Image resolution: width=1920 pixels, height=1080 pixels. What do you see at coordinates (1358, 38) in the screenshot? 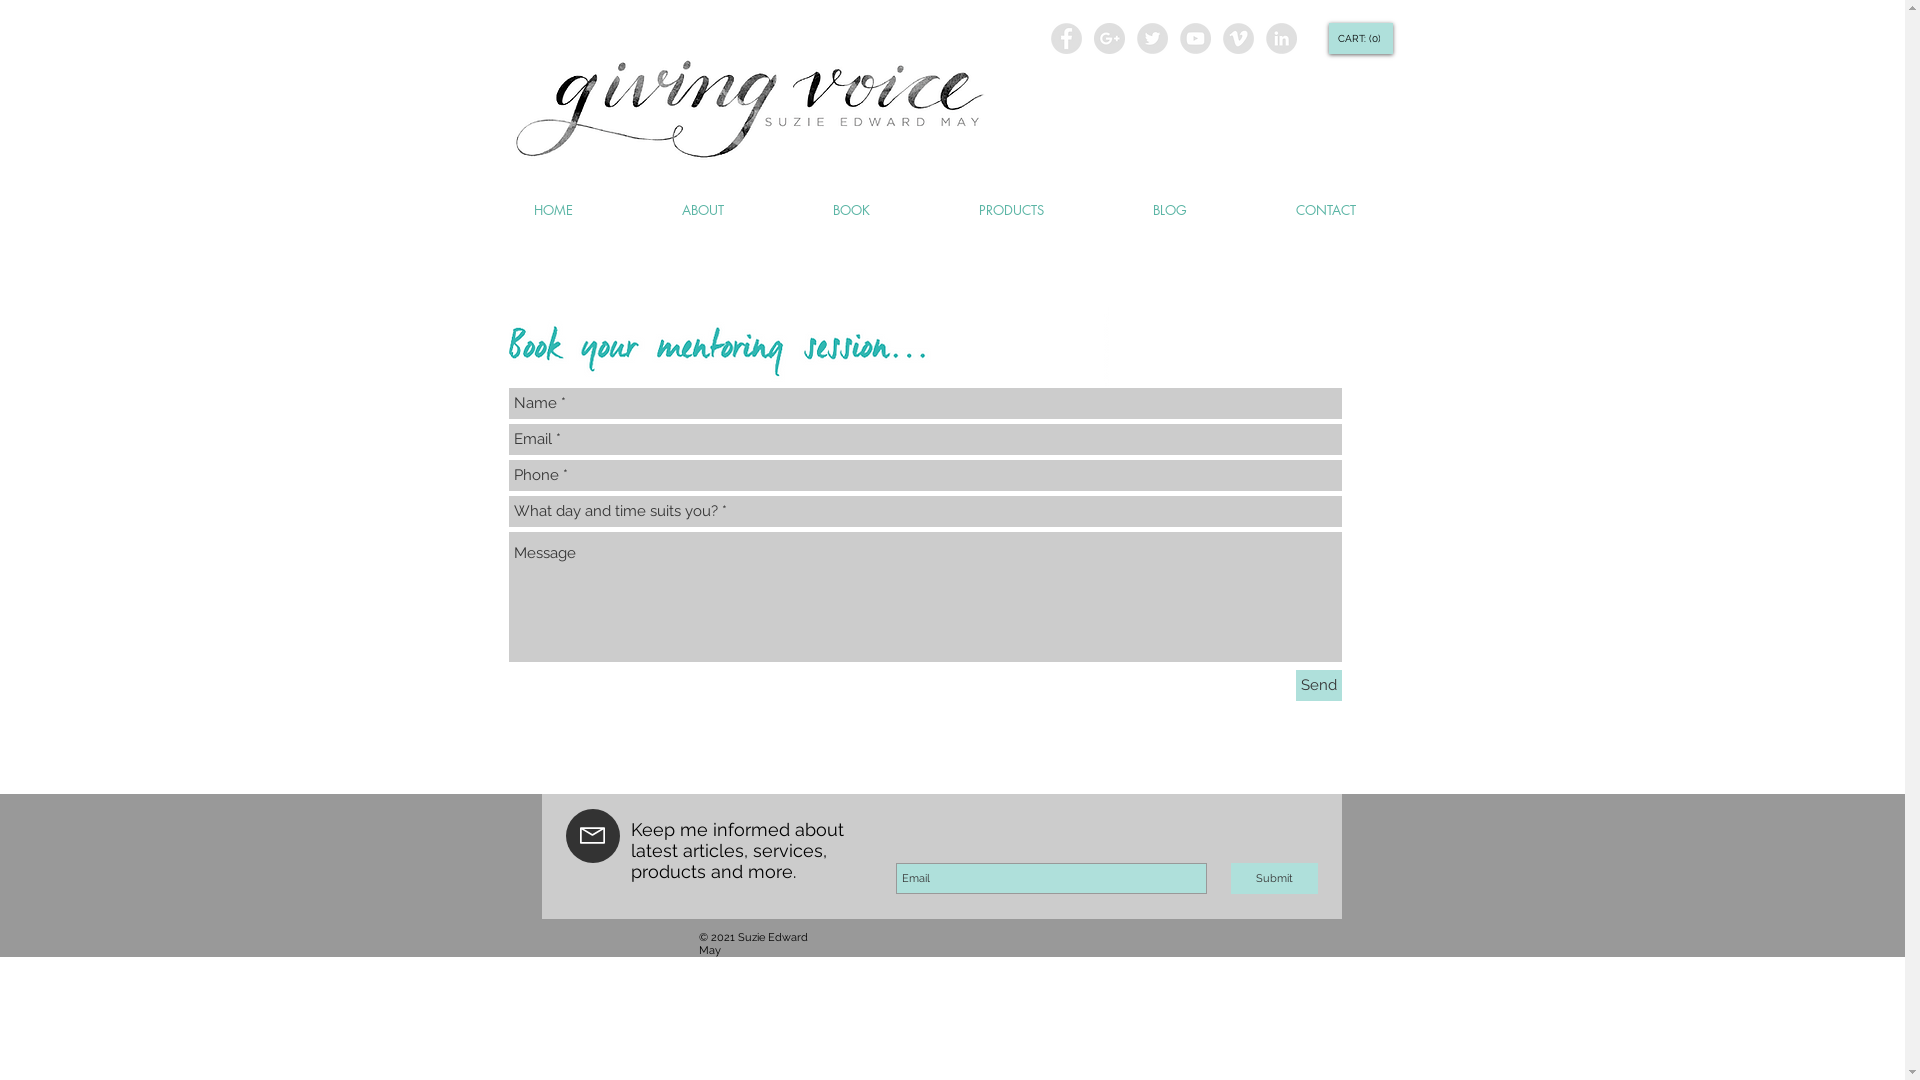
I see `'CART: (0)'` at bounding box center [1358, 38].